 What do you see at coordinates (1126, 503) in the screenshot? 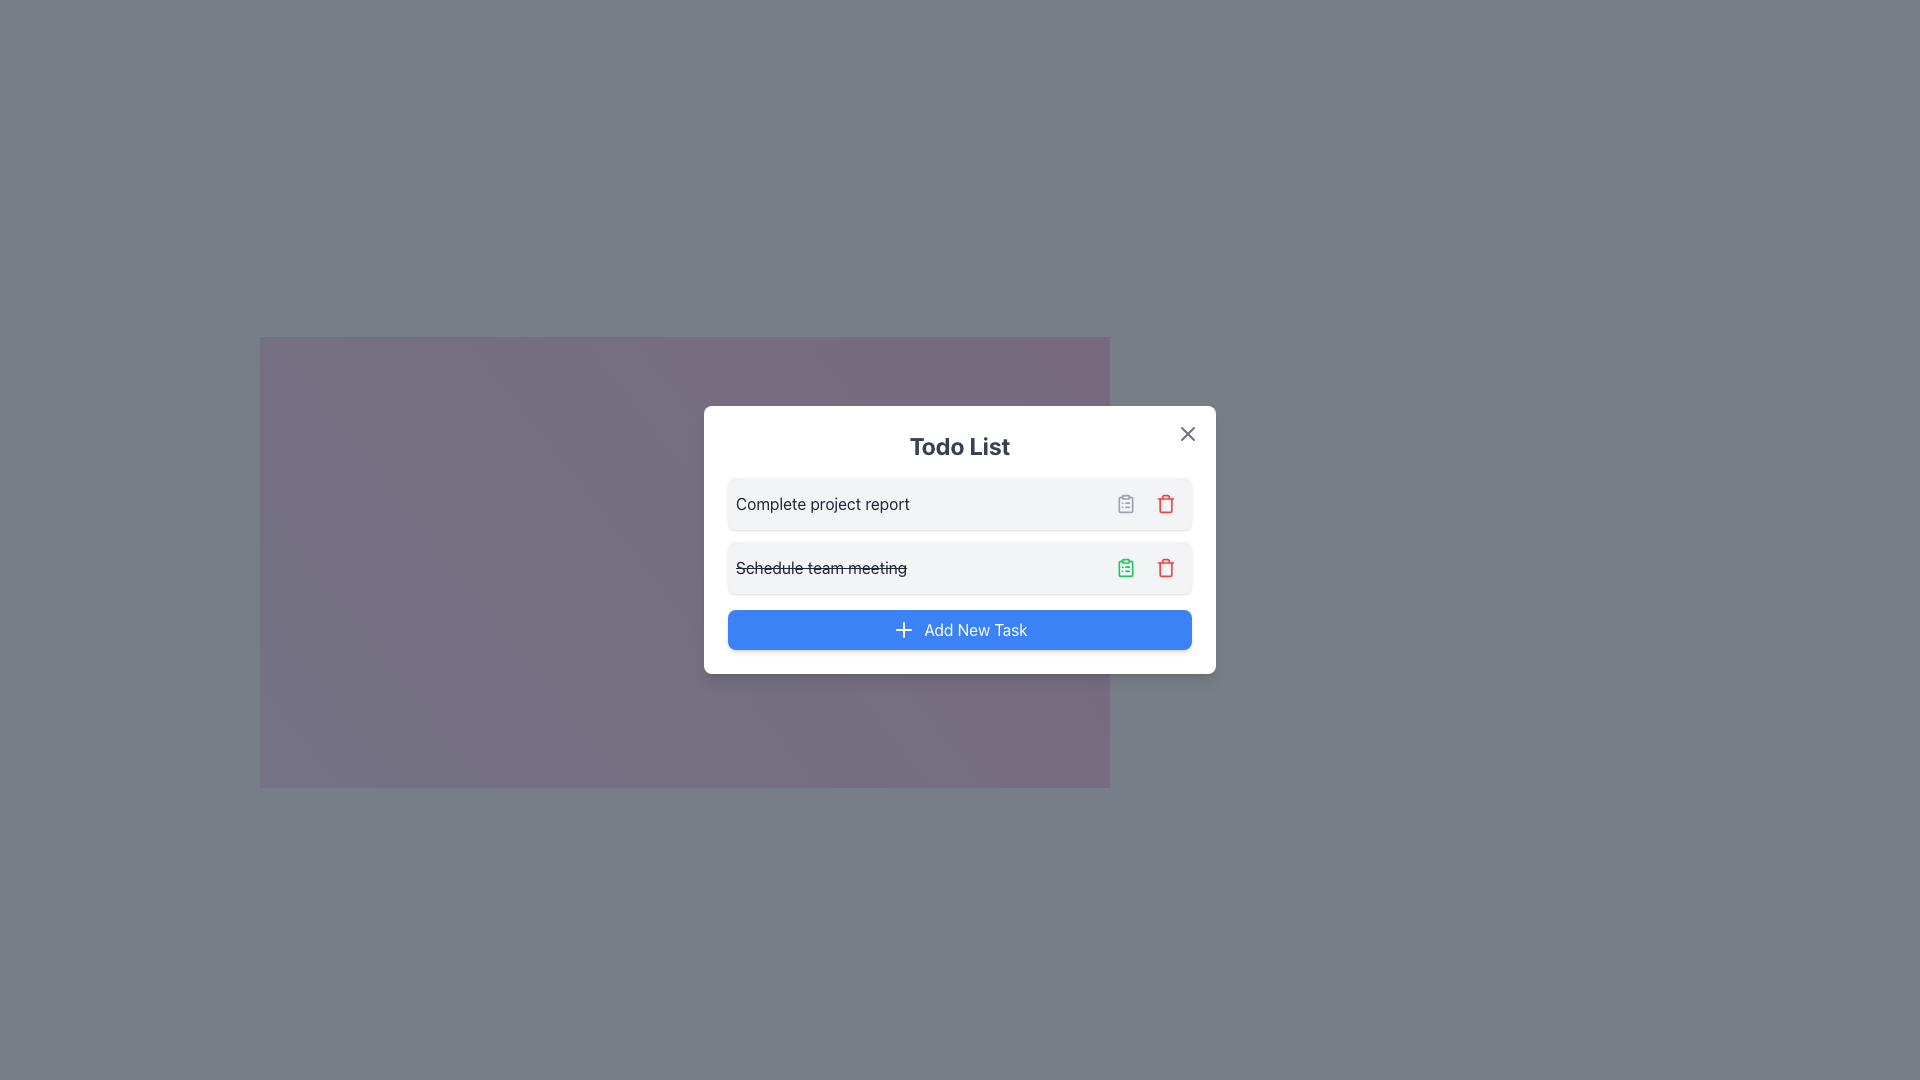
I see `the clipboard icon located to the right of the text 'Complete project report' in the first item of the to-do list` at bounding box center [1126, 503].